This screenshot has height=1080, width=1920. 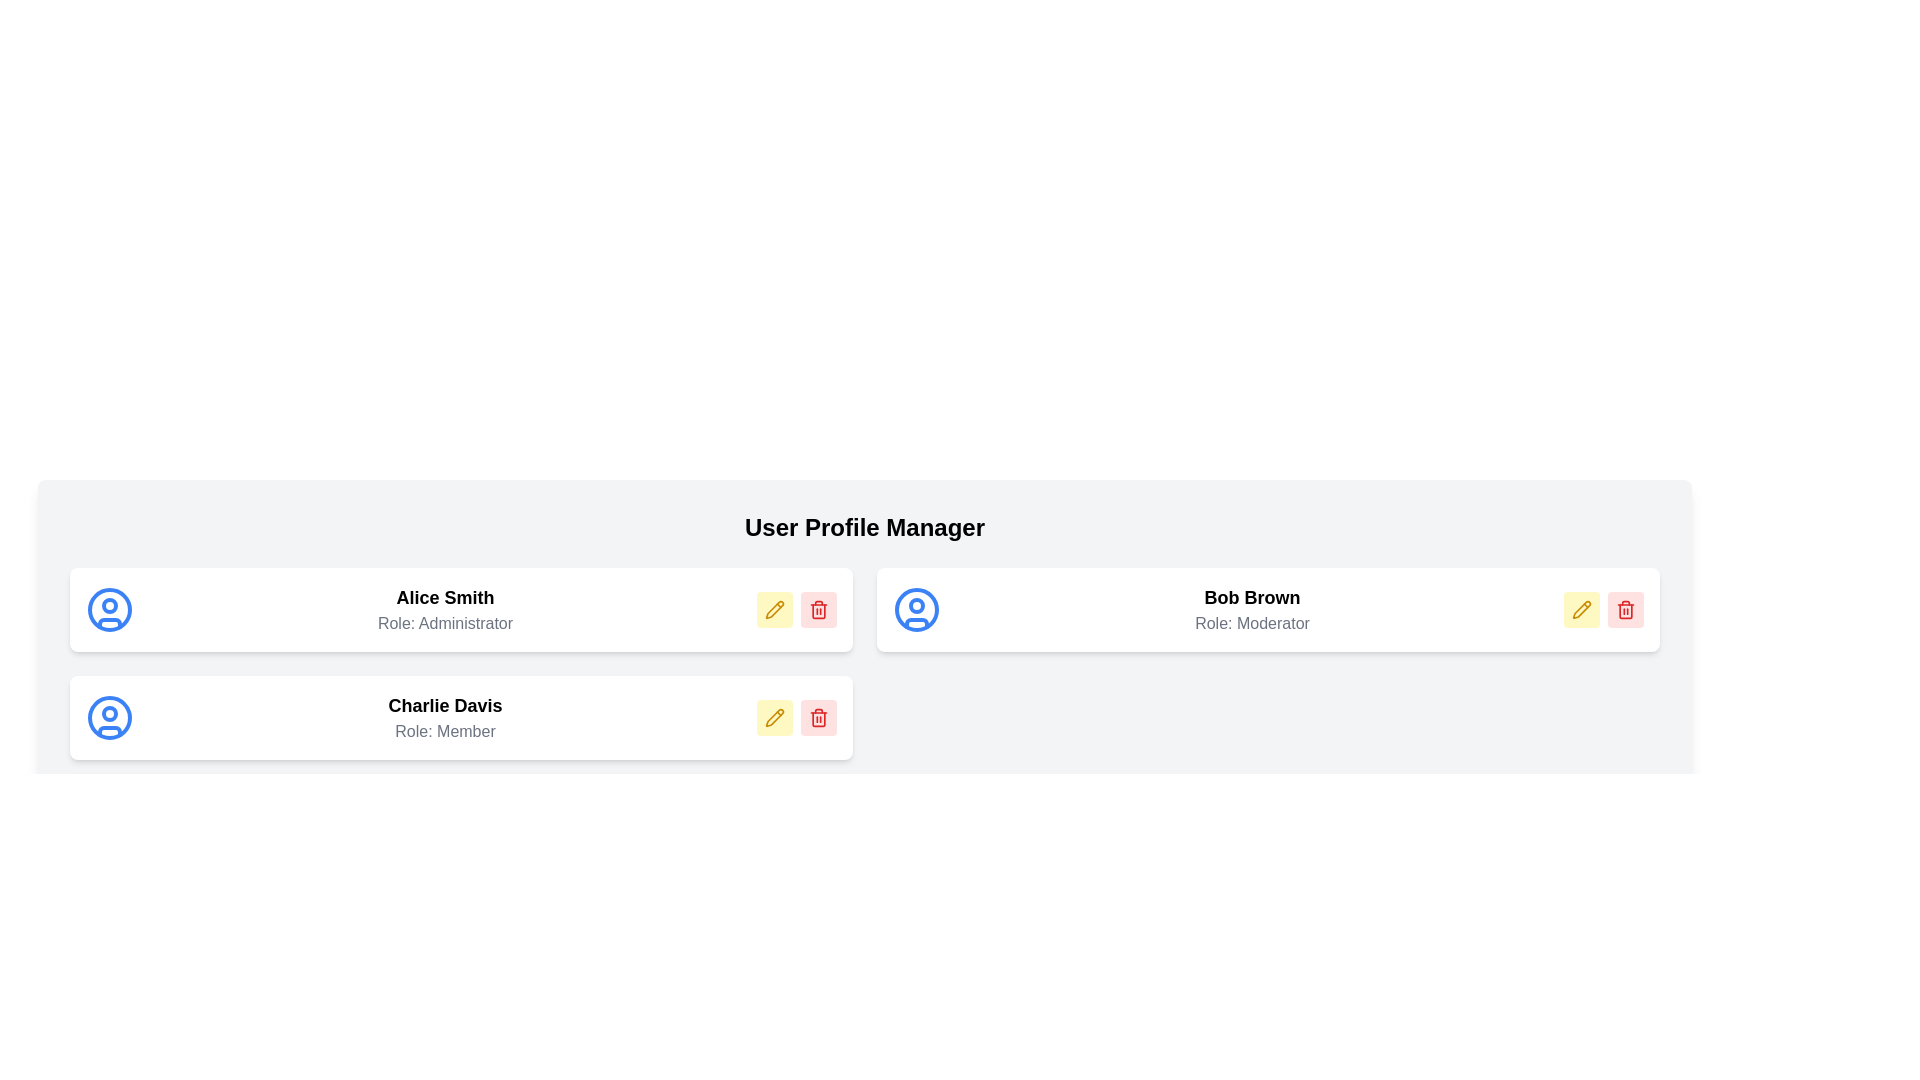 What do you see at coordinates (773, 608) in the screenshot?
I see `the edit button for 'Alice Smith'` at bounding box center [773, 608].